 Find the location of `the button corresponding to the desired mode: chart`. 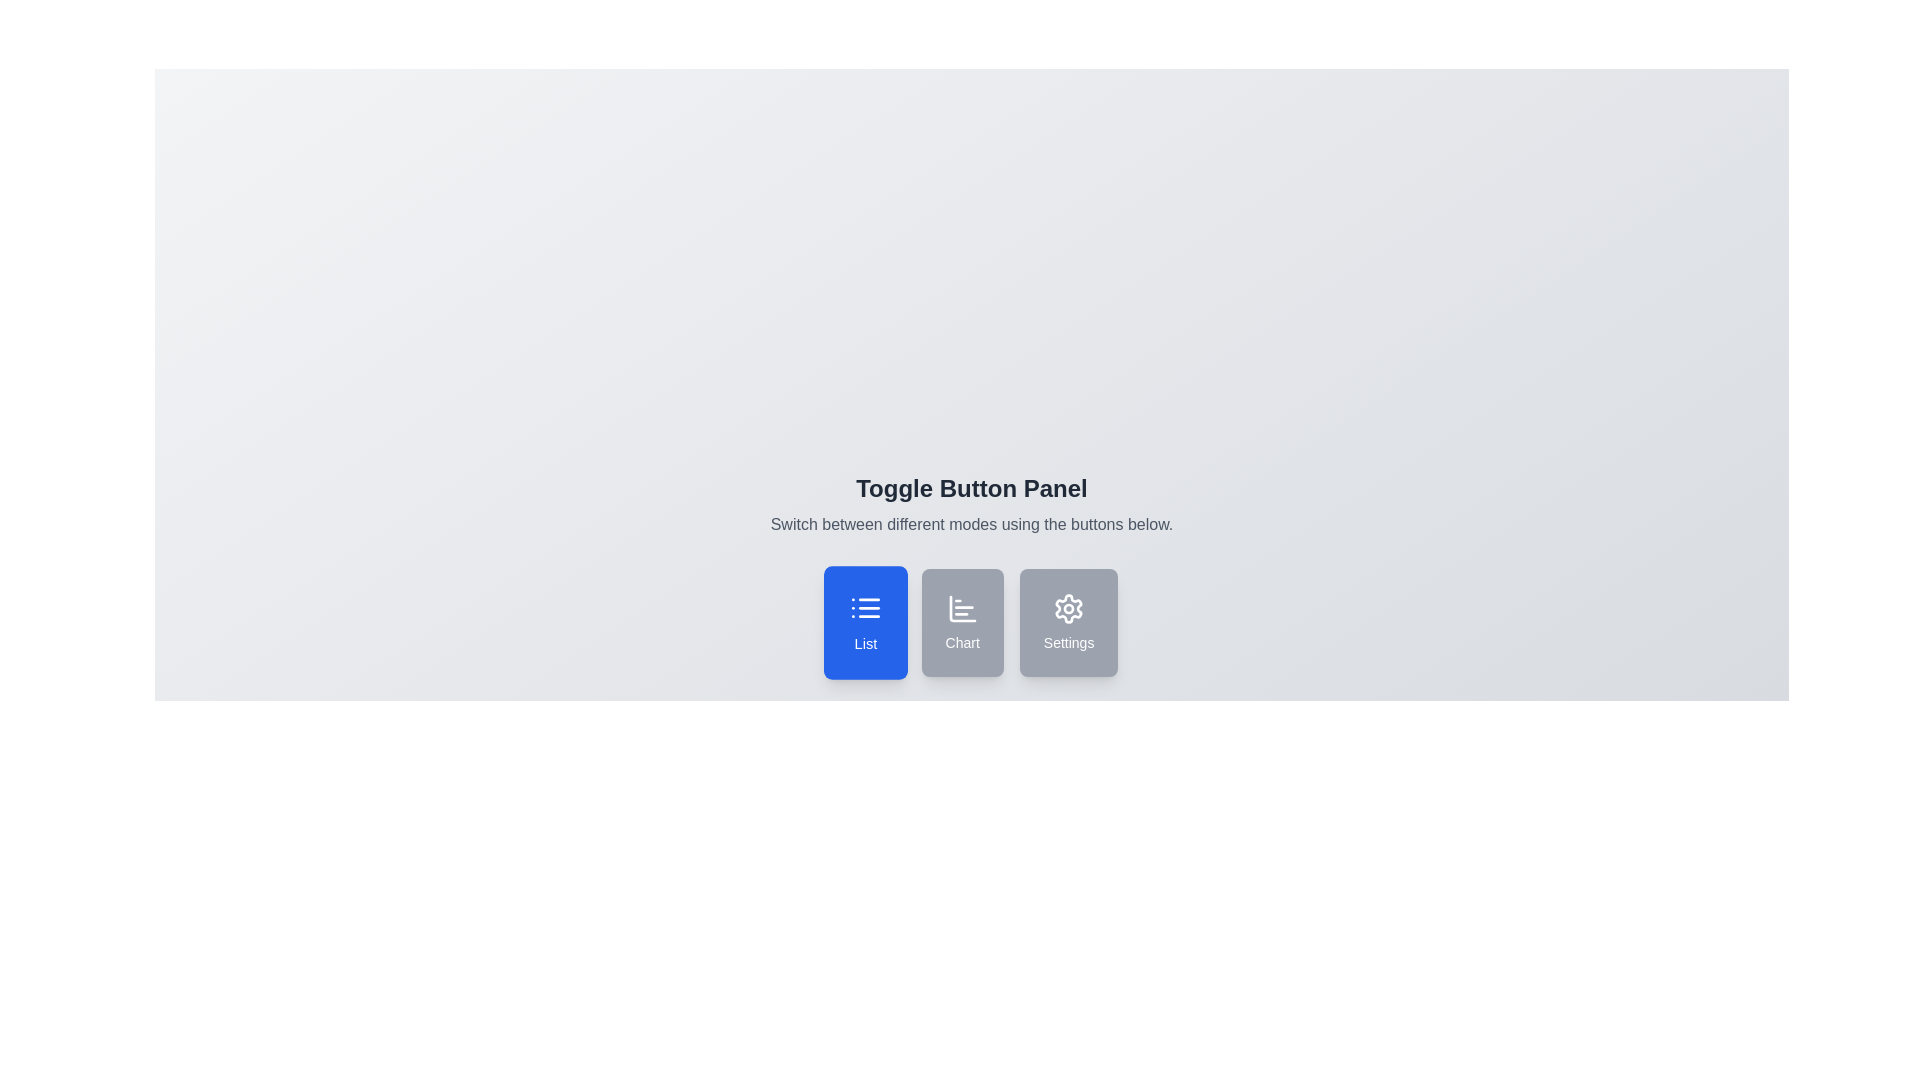

the button corresponding to the desired mode: chart is located at coordinates (962, 622).